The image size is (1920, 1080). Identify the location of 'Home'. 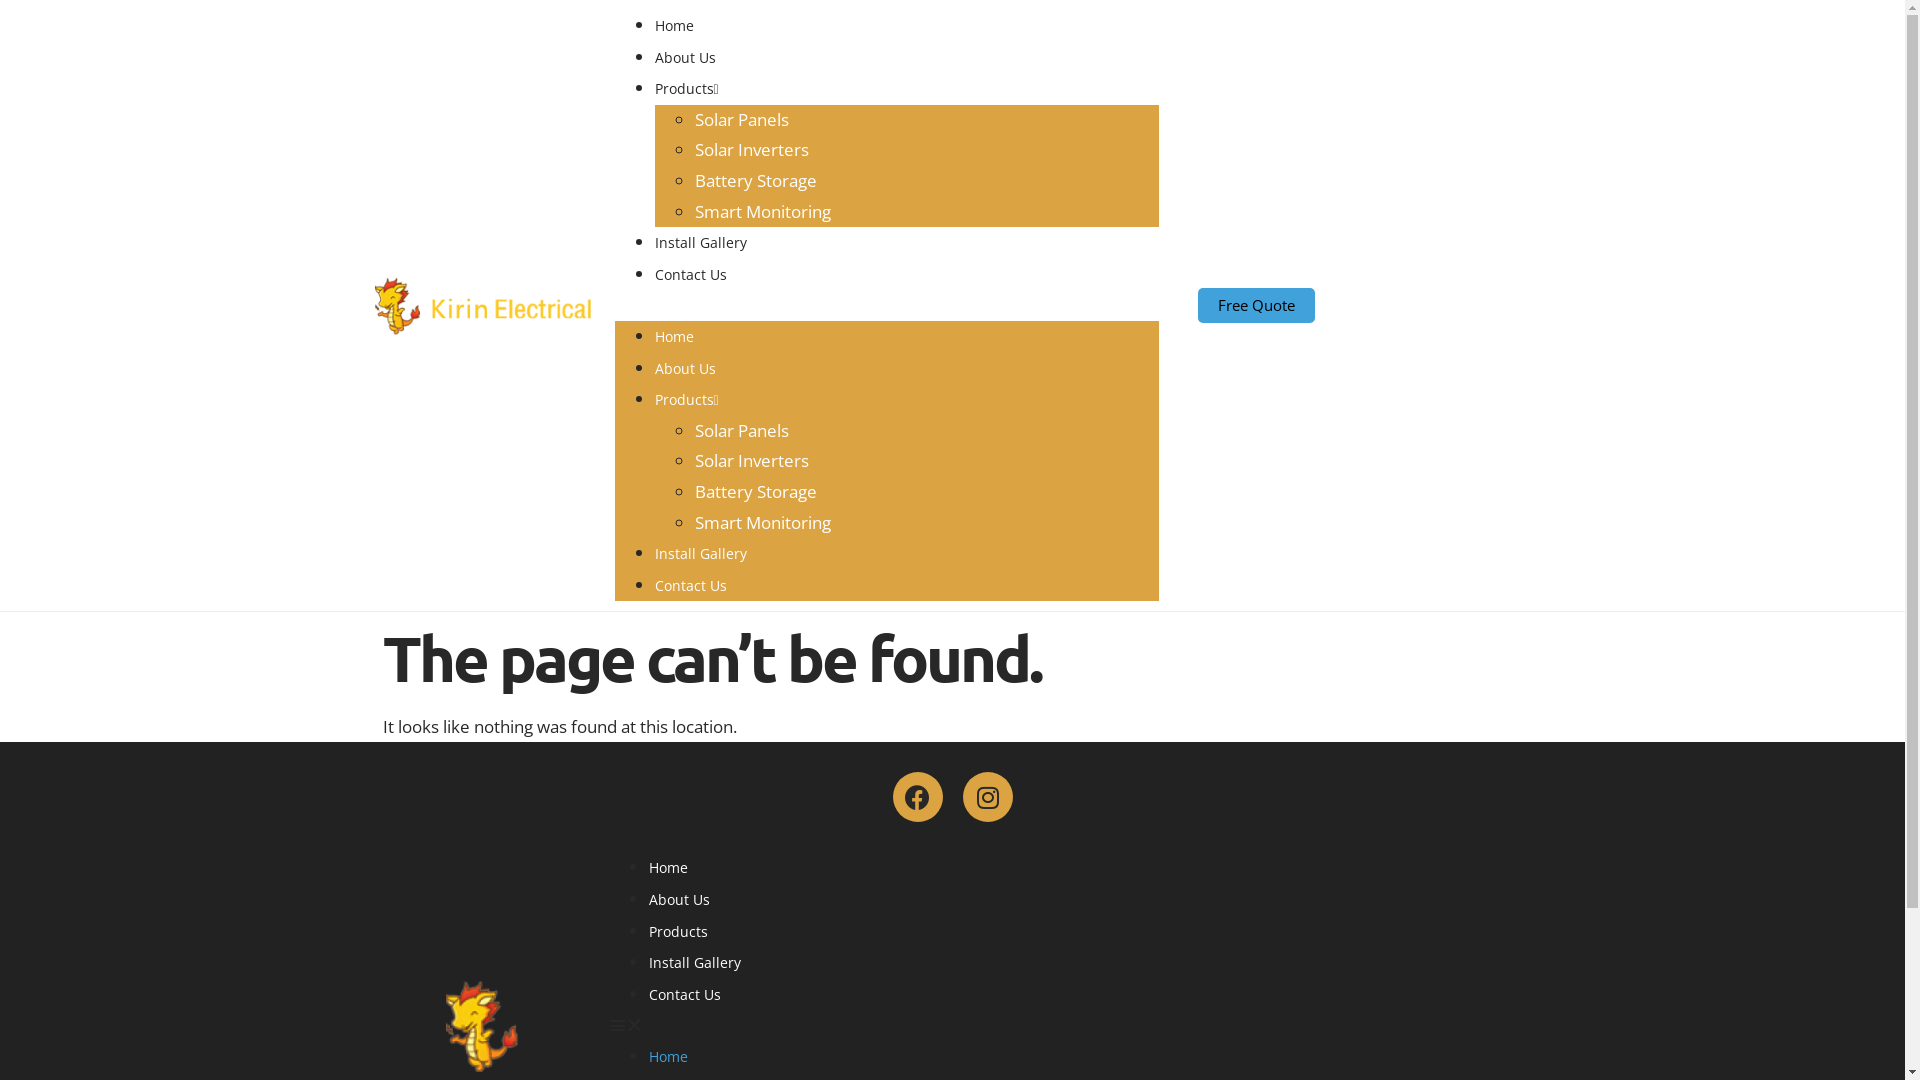
(667, 866).